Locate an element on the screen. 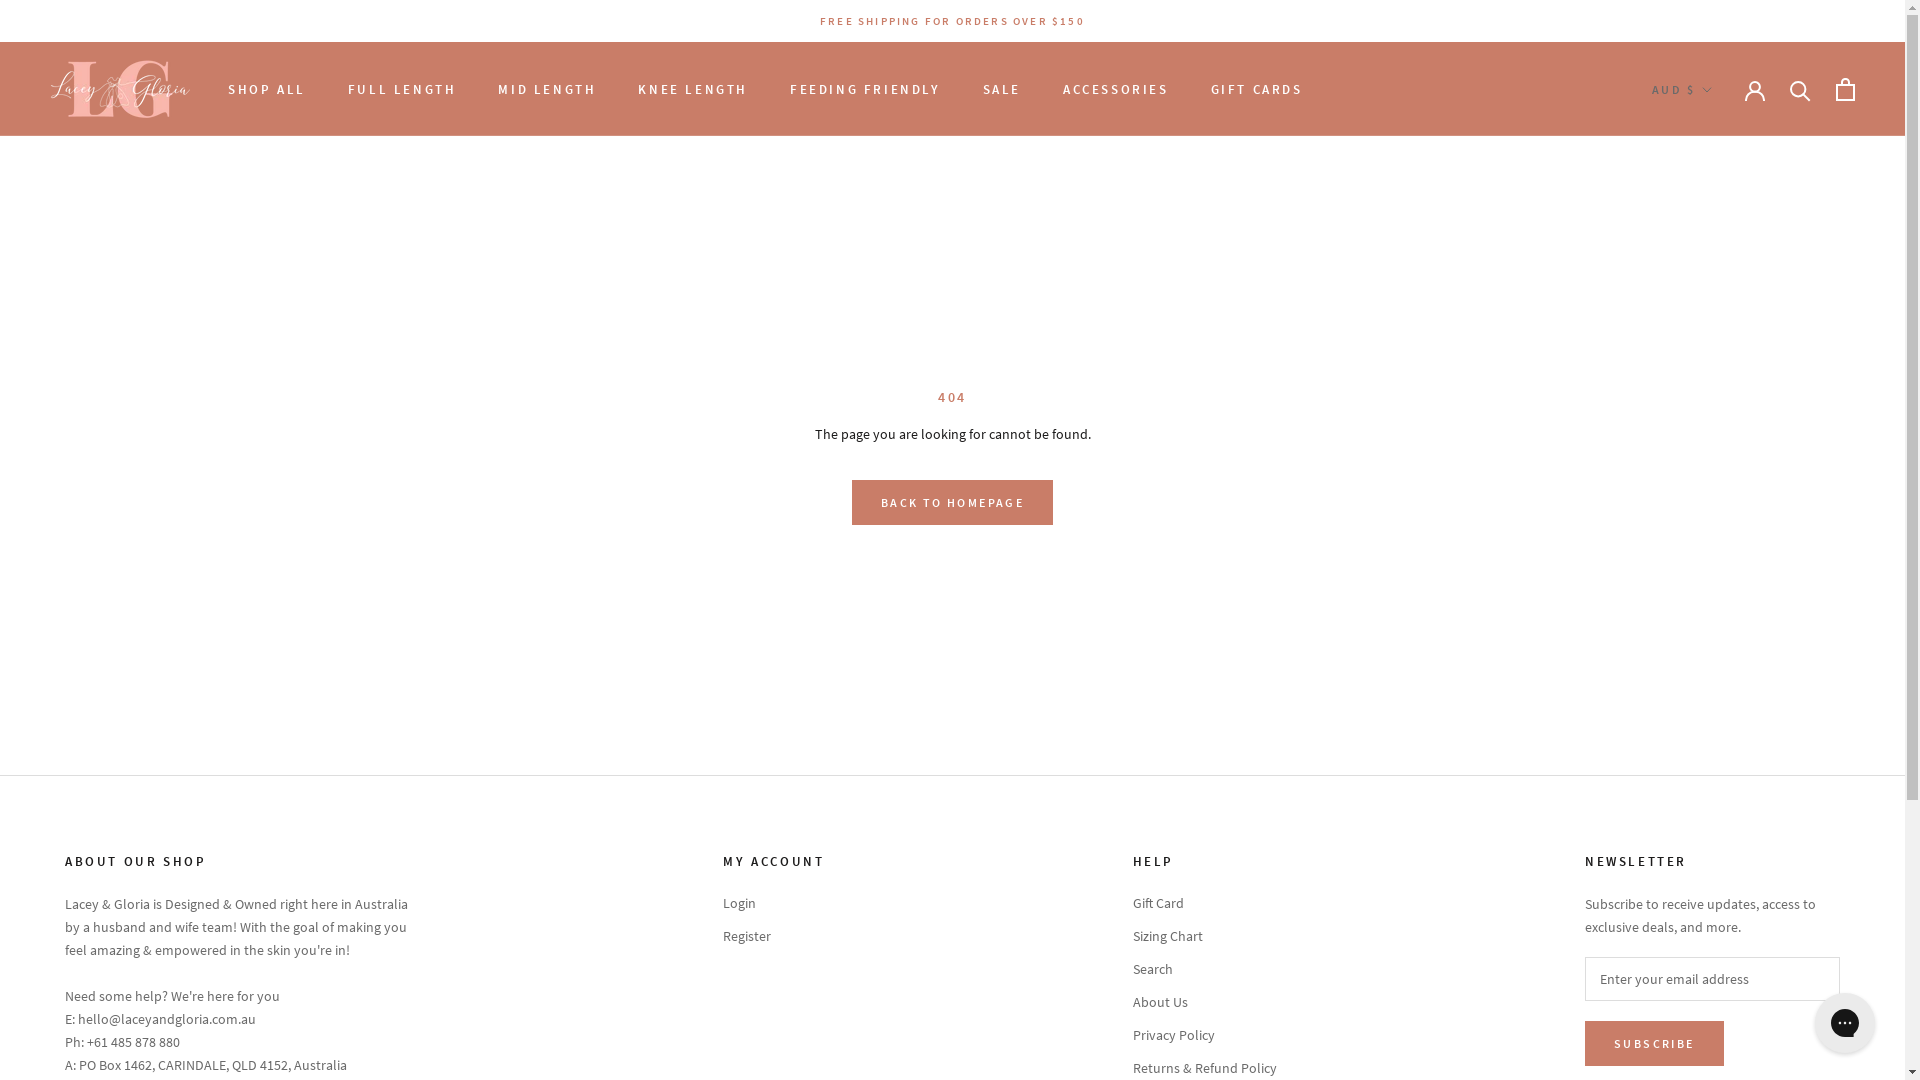 The image size is (1920, 1080). 'ACCESSORIES is located at coordinates (1115, 88).